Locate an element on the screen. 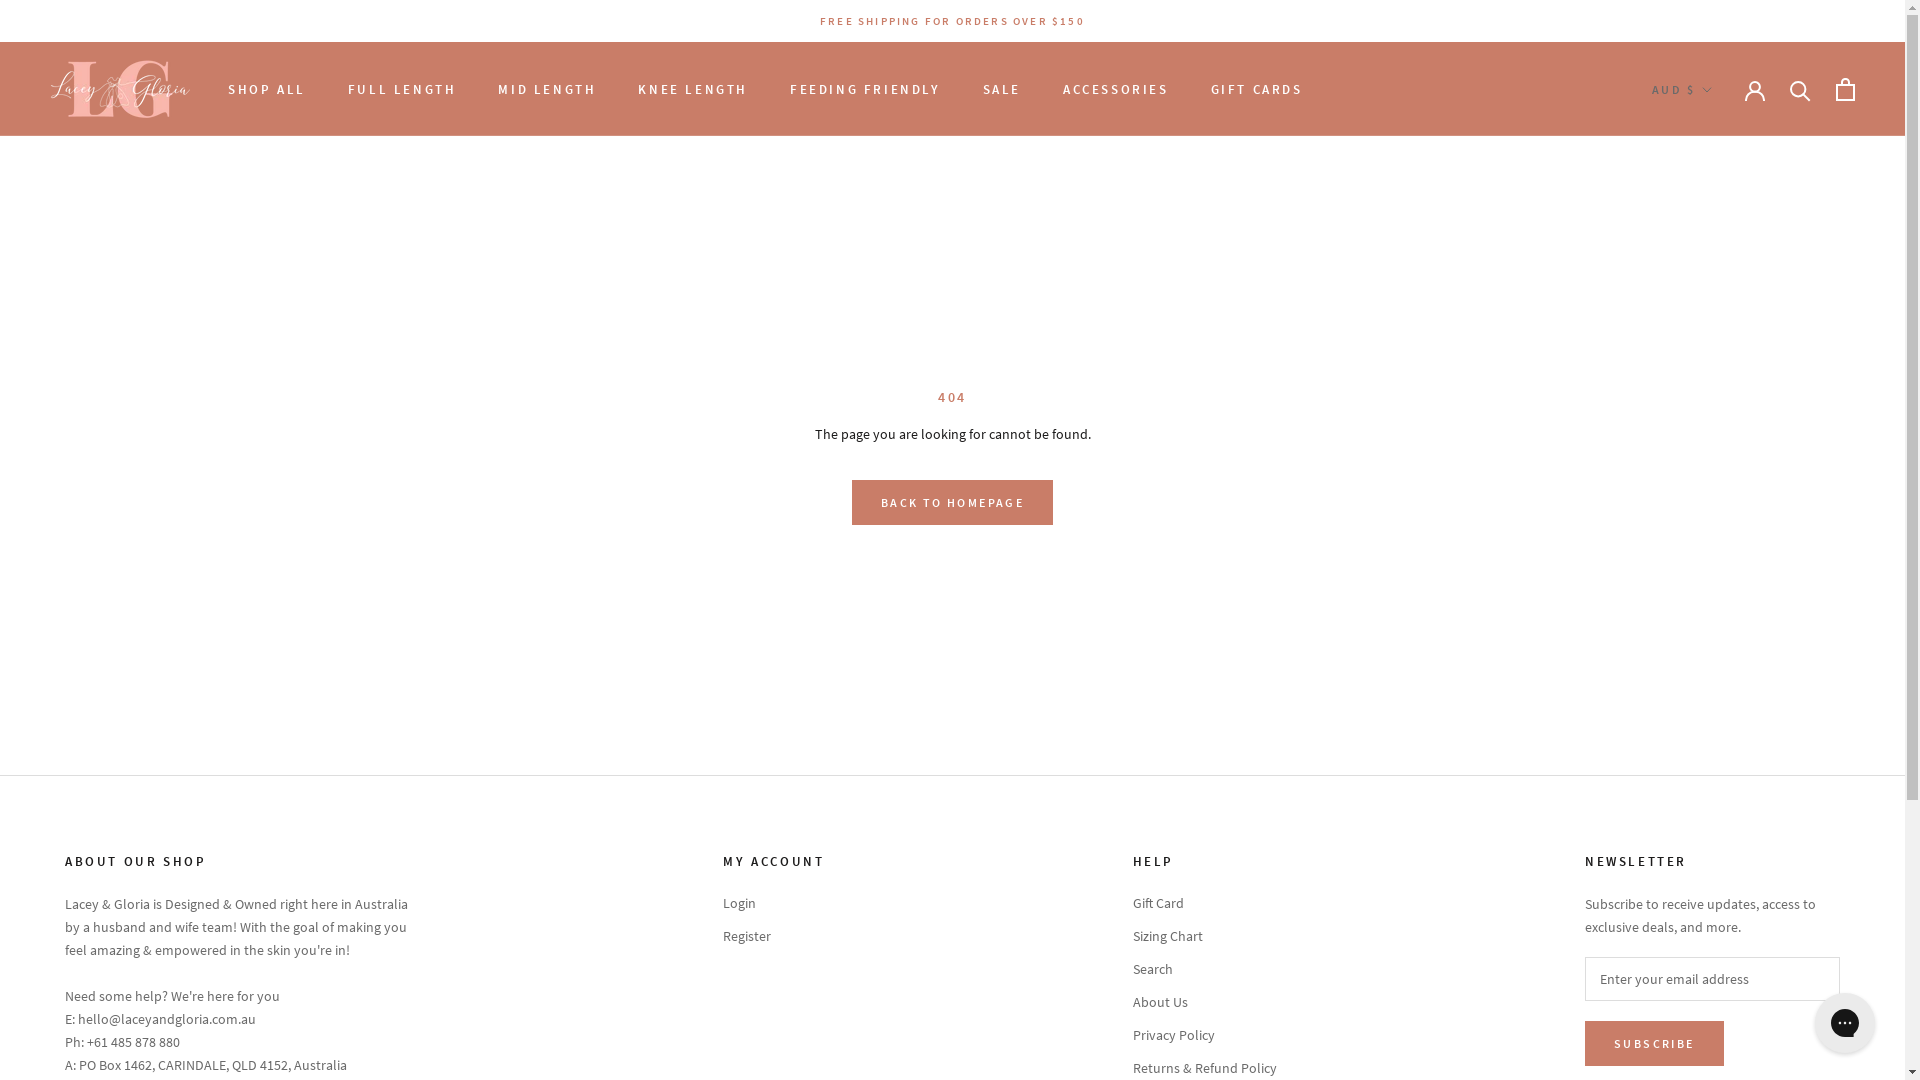 The image size is (1920, 1080). 'ACCESSORIES is located at coordinates (1115, 88).